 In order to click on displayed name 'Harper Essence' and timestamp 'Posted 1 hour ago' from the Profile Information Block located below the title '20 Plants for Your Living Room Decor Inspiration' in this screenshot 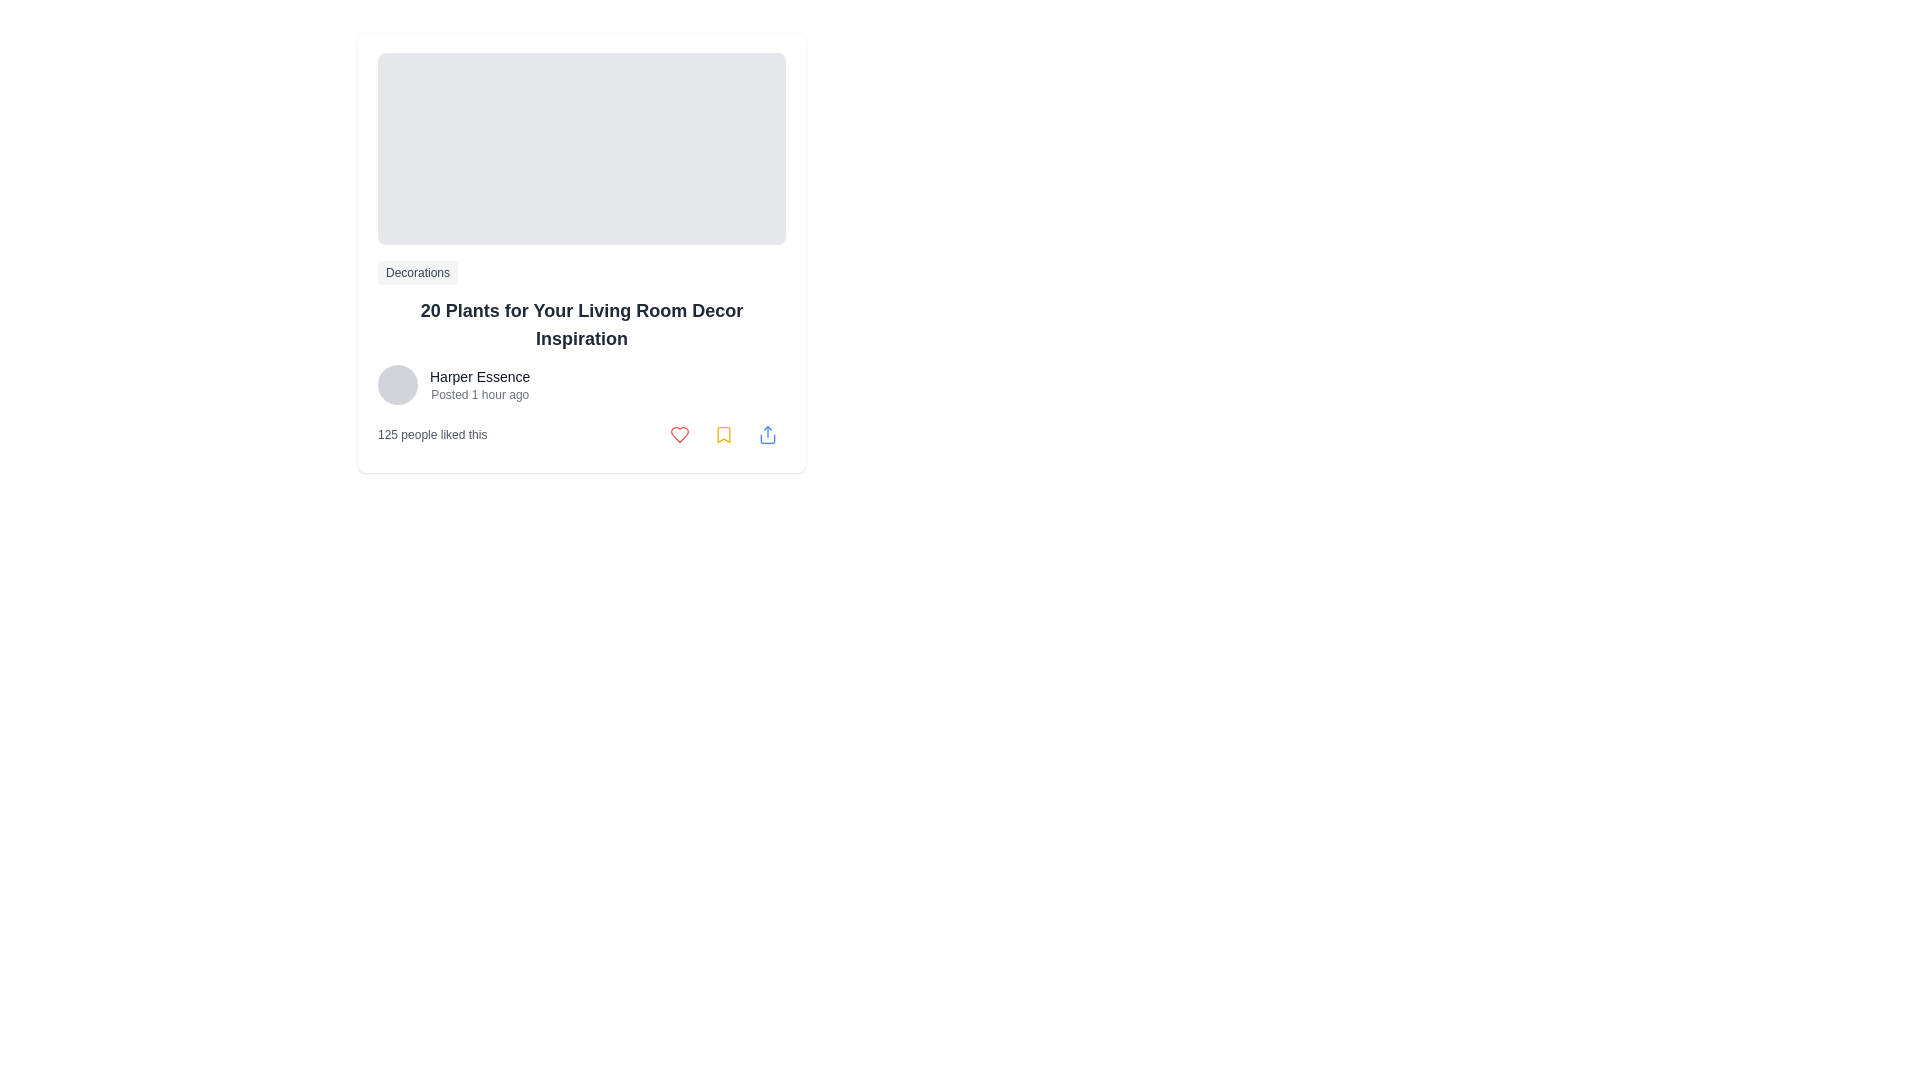, I will do `click(580, 385)`.